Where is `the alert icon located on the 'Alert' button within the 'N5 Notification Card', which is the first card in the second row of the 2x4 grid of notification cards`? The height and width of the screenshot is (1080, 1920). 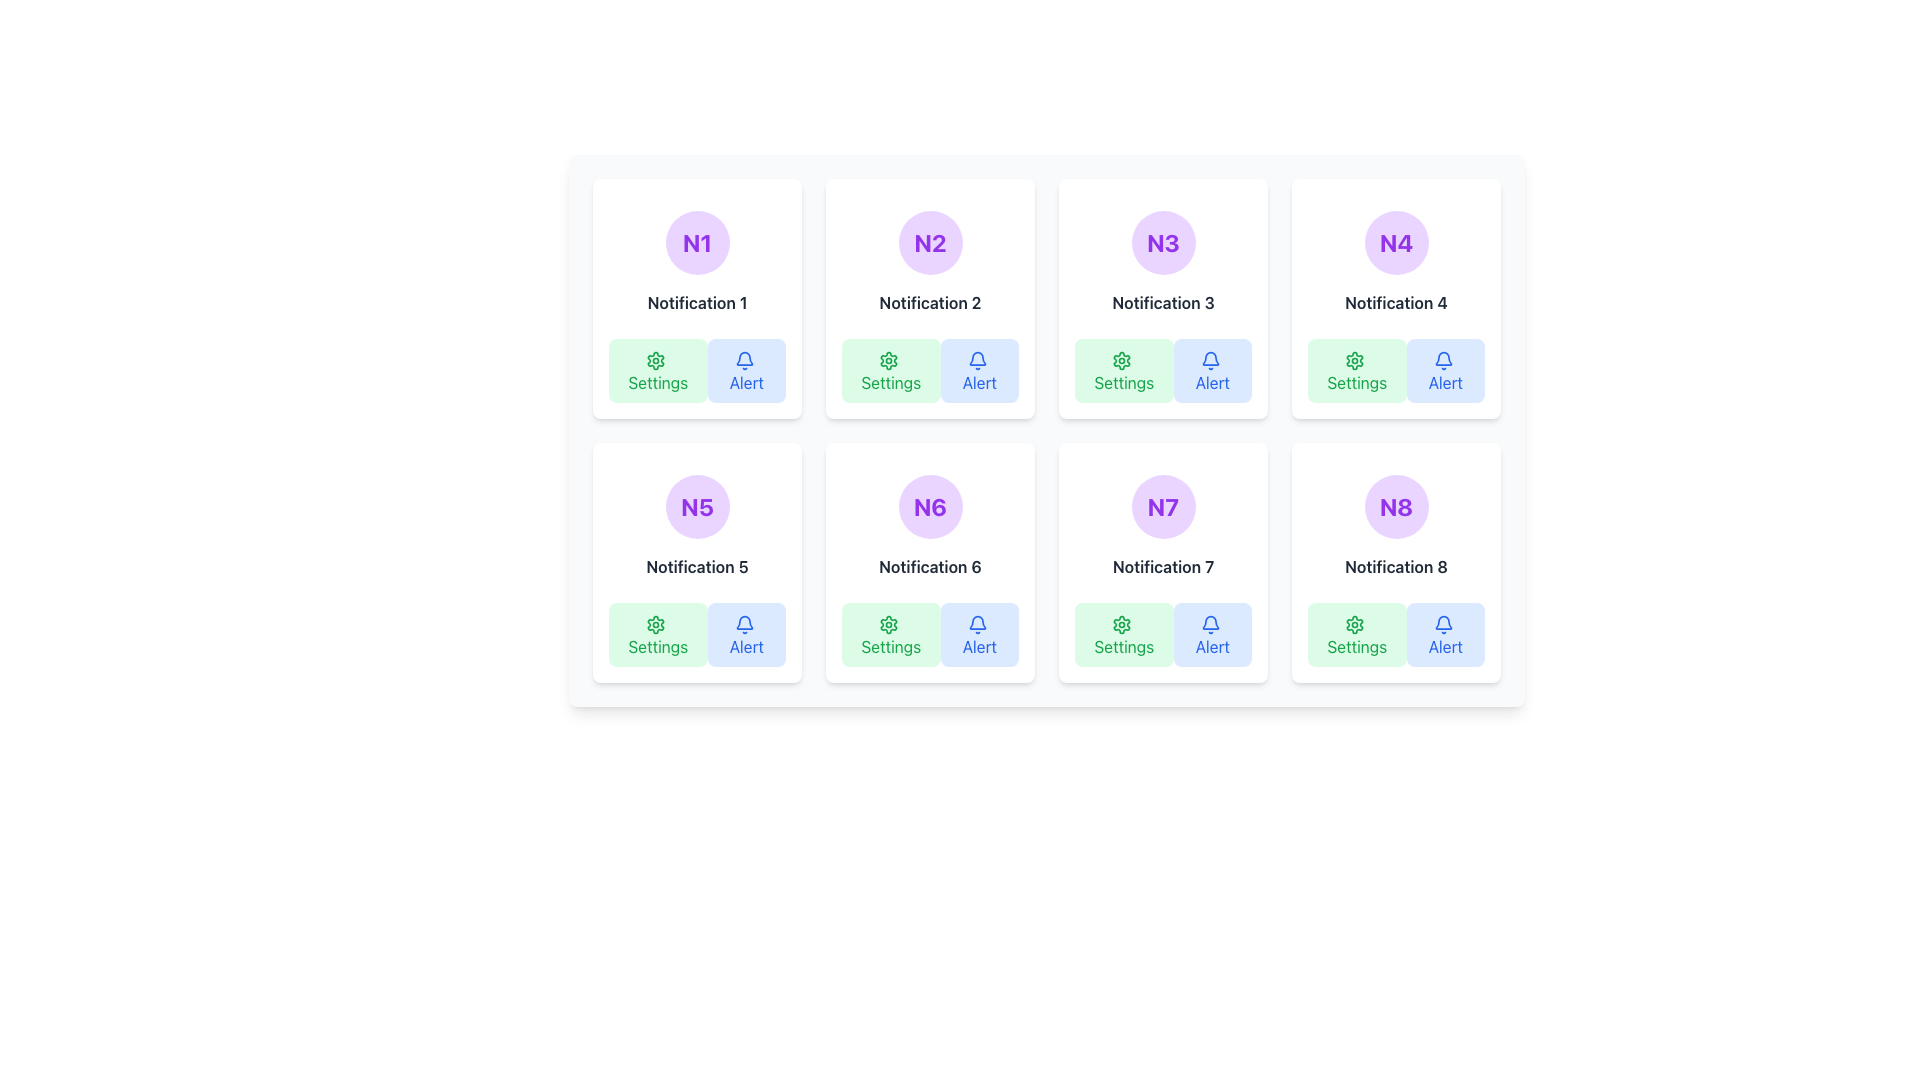 the alert icon located on the 'Alert' button within the 'N5 Notification Card', which is the first card in the second row of the 2x4 grid of notification cards is located at coordinates (743, 623).